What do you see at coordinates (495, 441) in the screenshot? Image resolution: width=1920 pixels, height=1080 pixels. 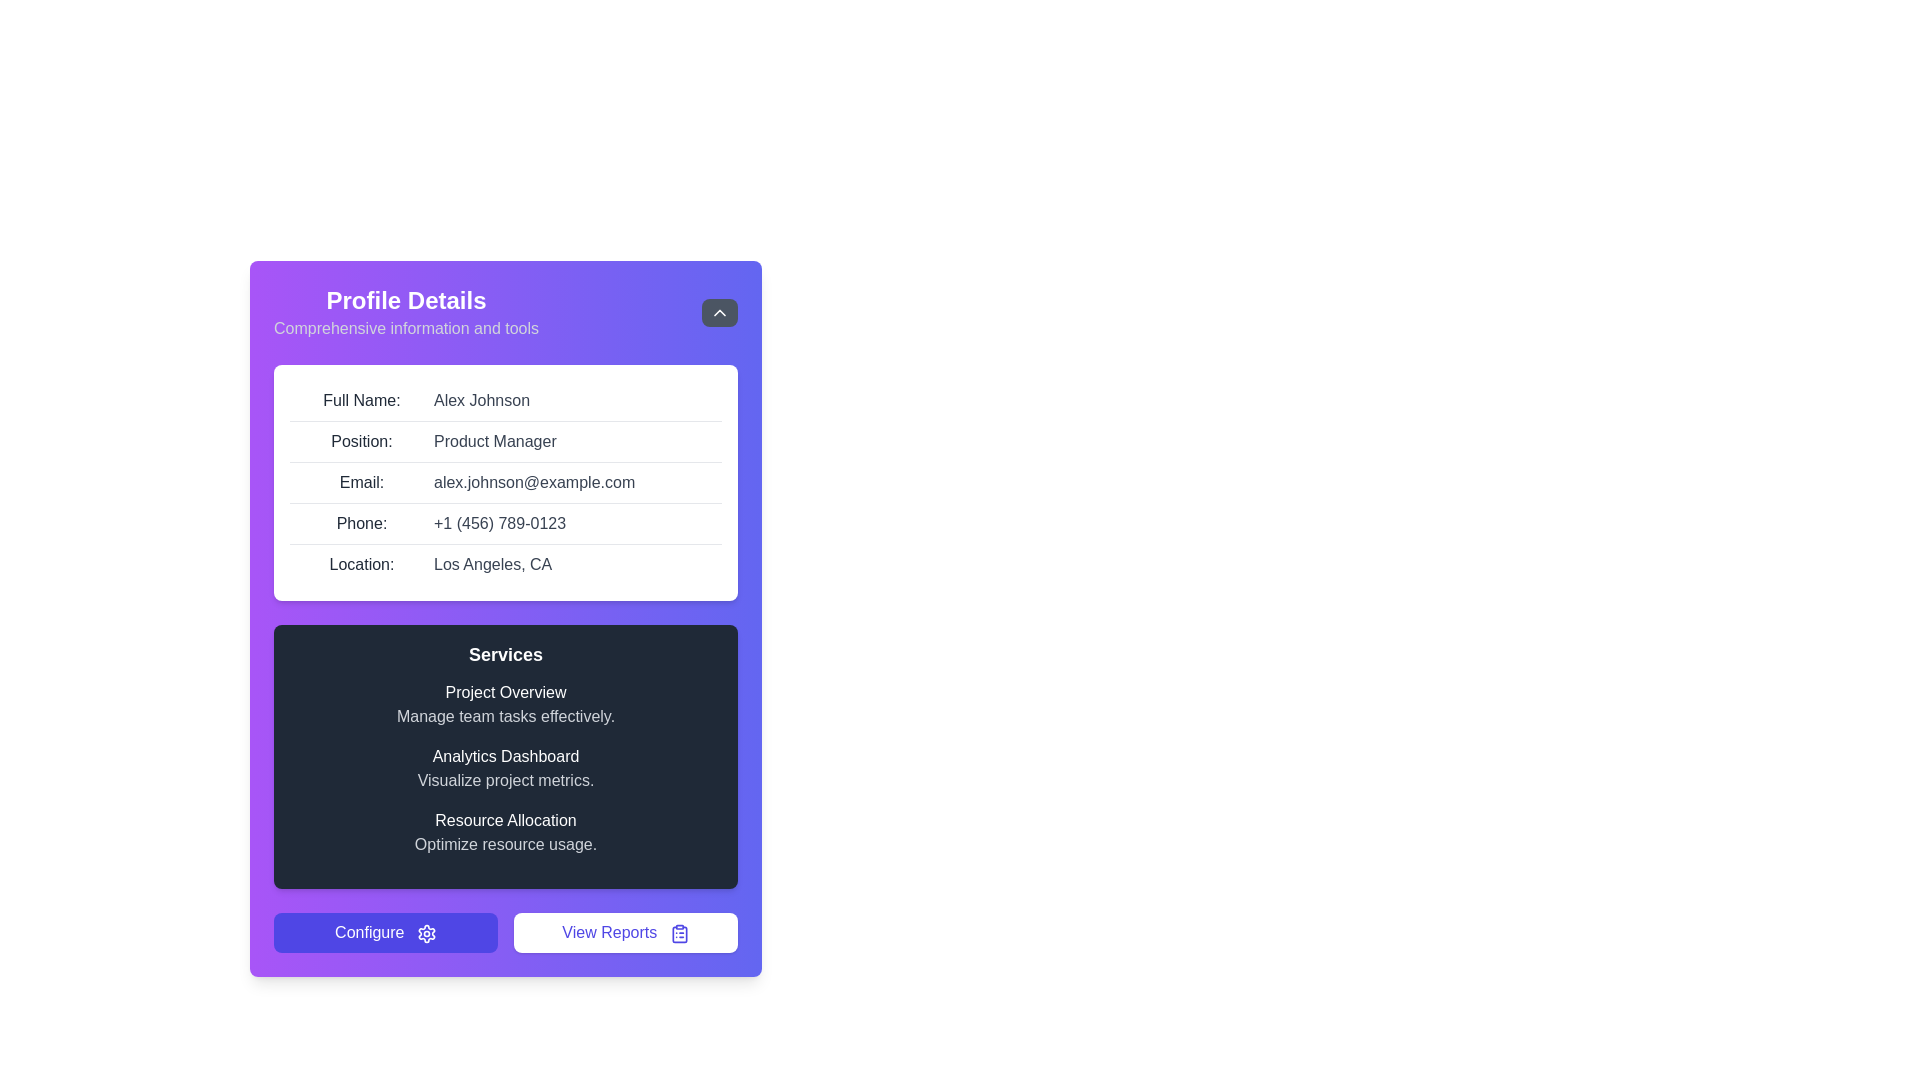 I see `the Static Text element displaying 'Product Manager', which is located in the profile details section to the right of the label 'Position:'` at bounding box center [495, 441].